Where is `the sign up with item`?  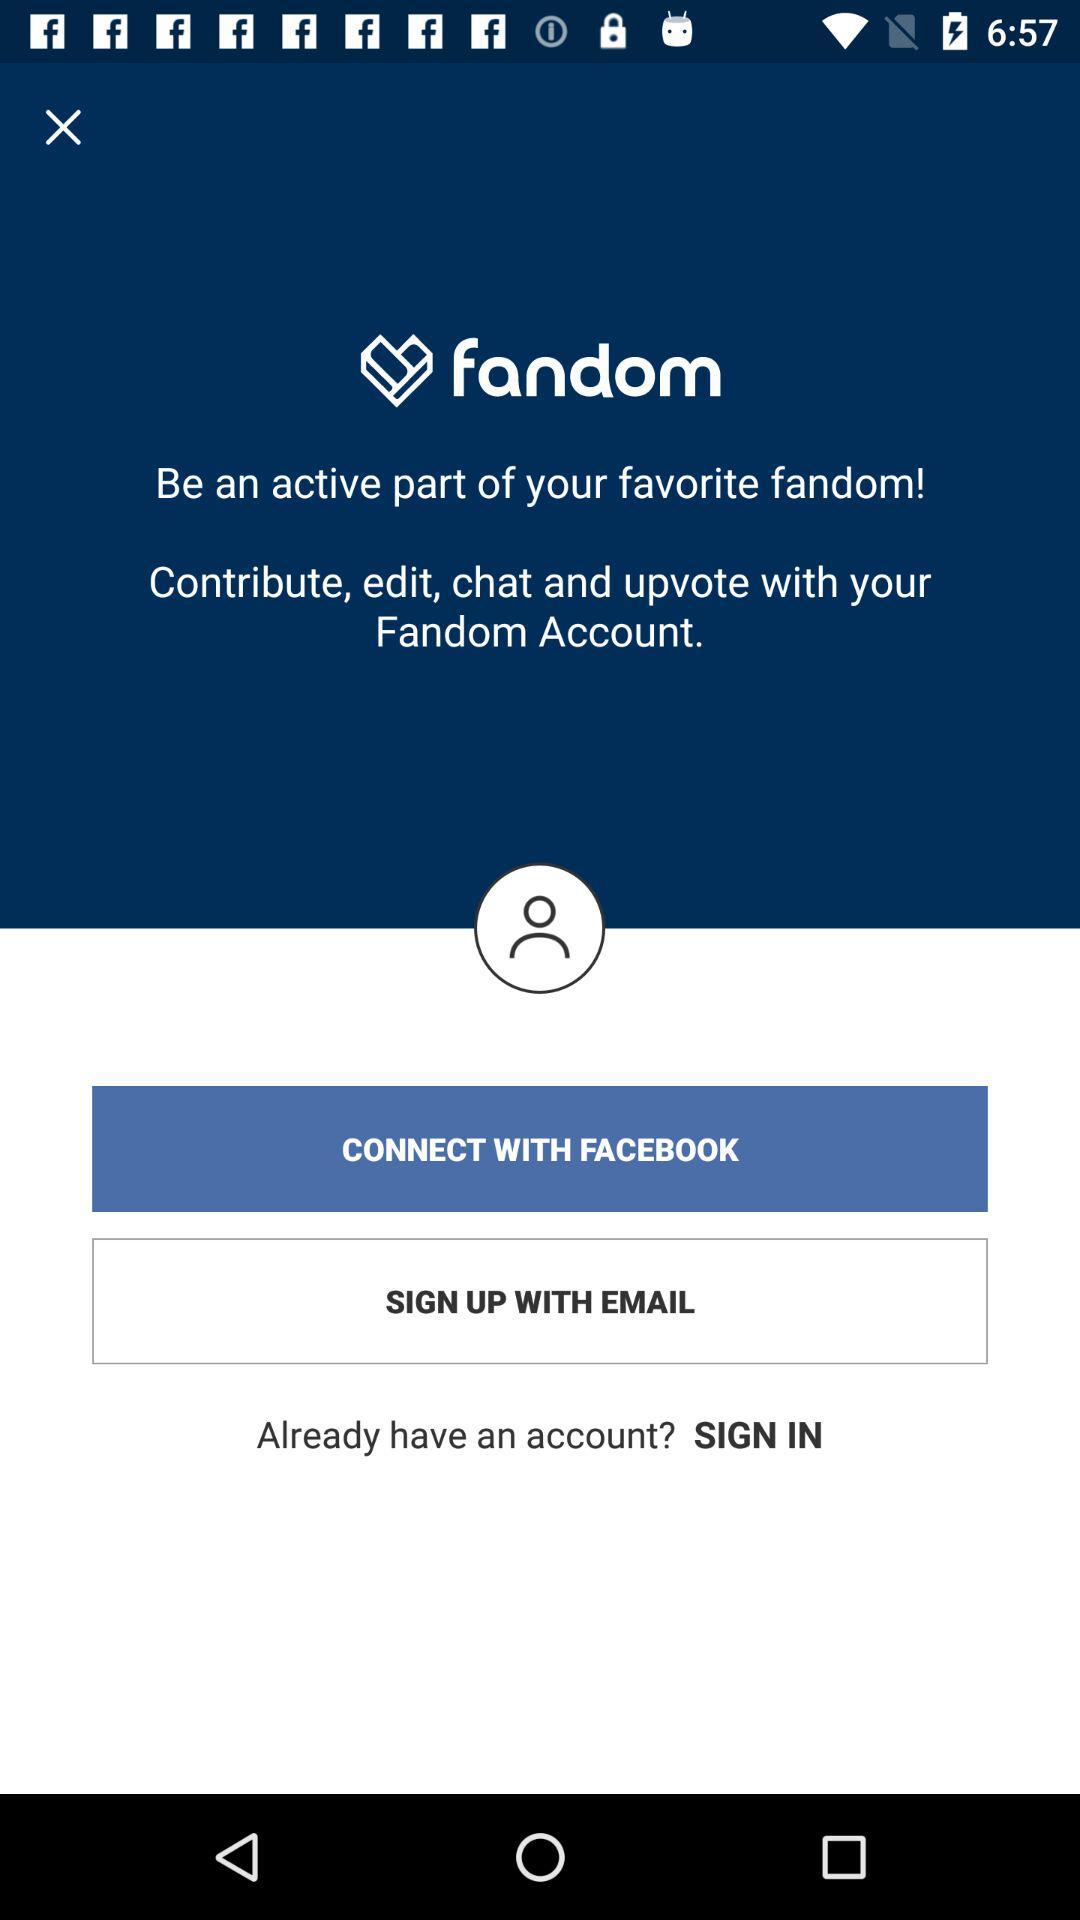 the sign up with item is located at coordinates (540, 1301).